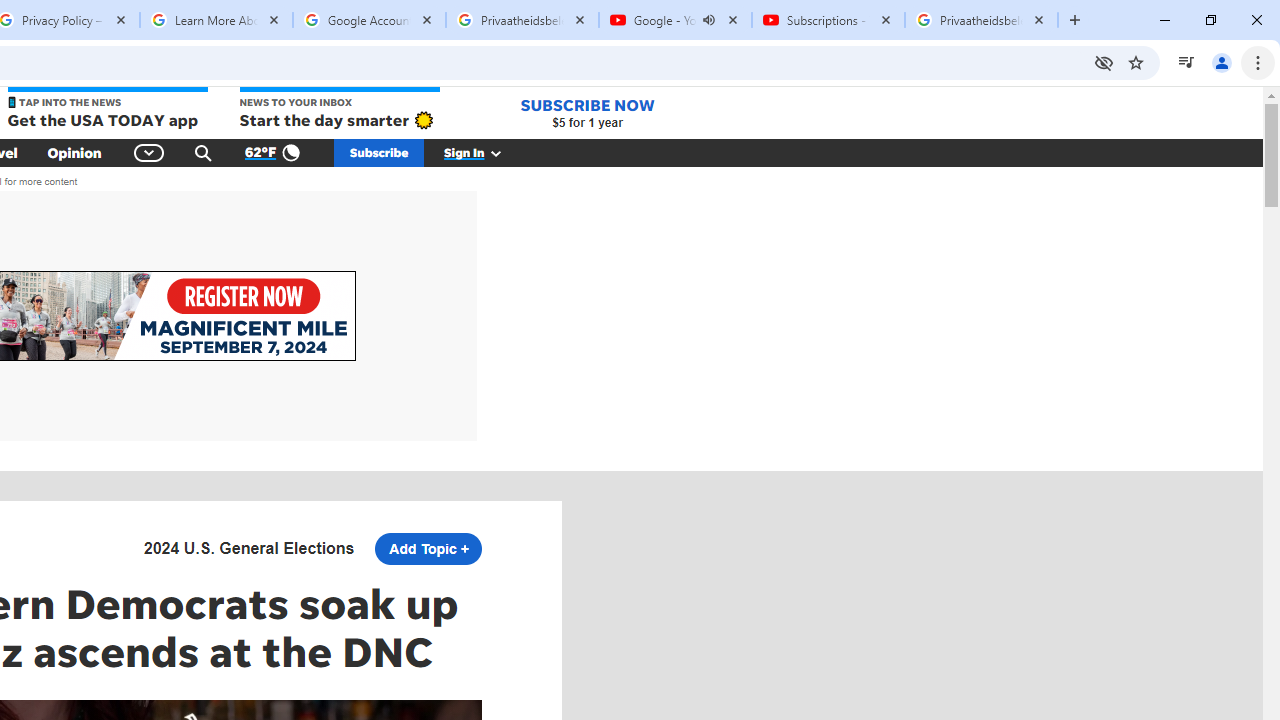 The width and height of the screenshot is (1280, 720). Describe the element at coordinates (828, 20) in the screenshot. I see `'Subscriptions - YouTube'` at that location.